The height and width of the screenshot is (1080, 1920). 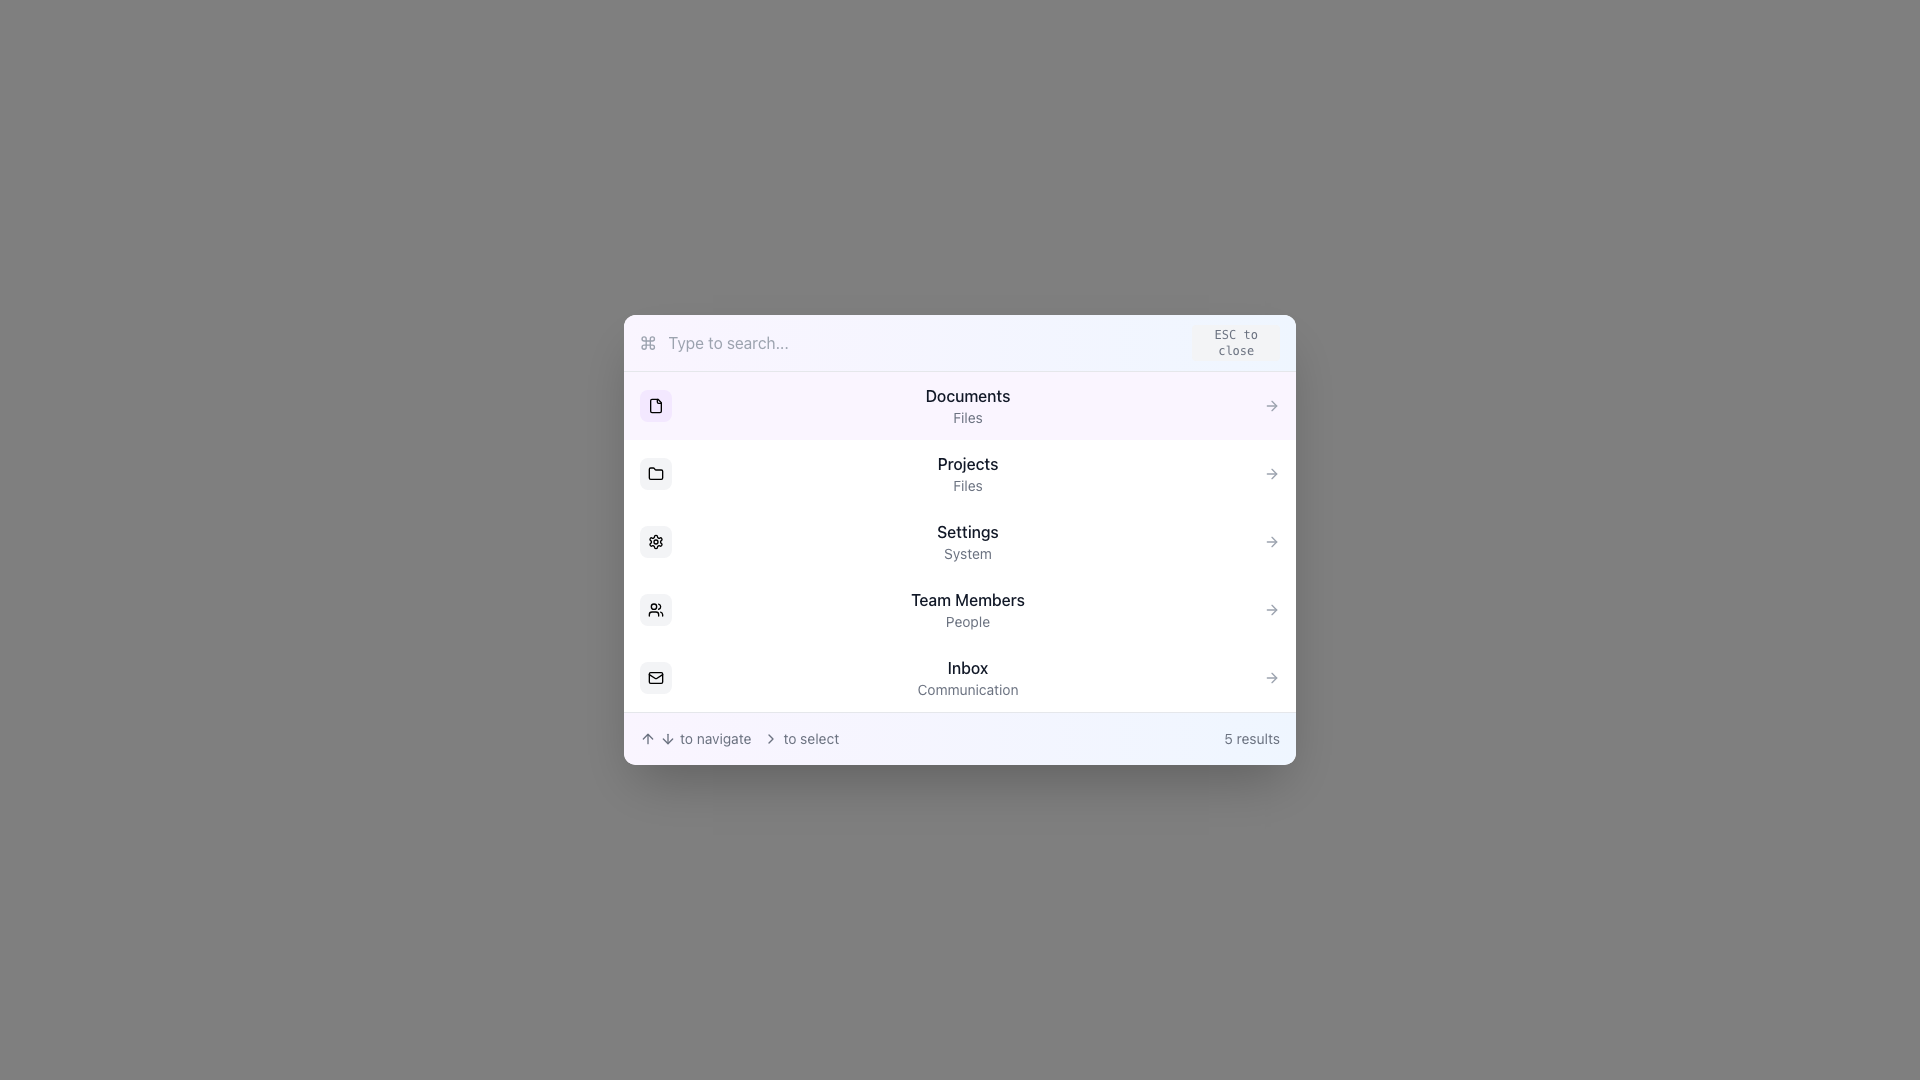 I want to click on the 'Settings' button, which features a settings icon on the left, a bold 'Settings' title in dark gray, and a smaller 'System' subtitle in lighter gray, located centrally as the third item in the menu, so click(x=960, y=542).